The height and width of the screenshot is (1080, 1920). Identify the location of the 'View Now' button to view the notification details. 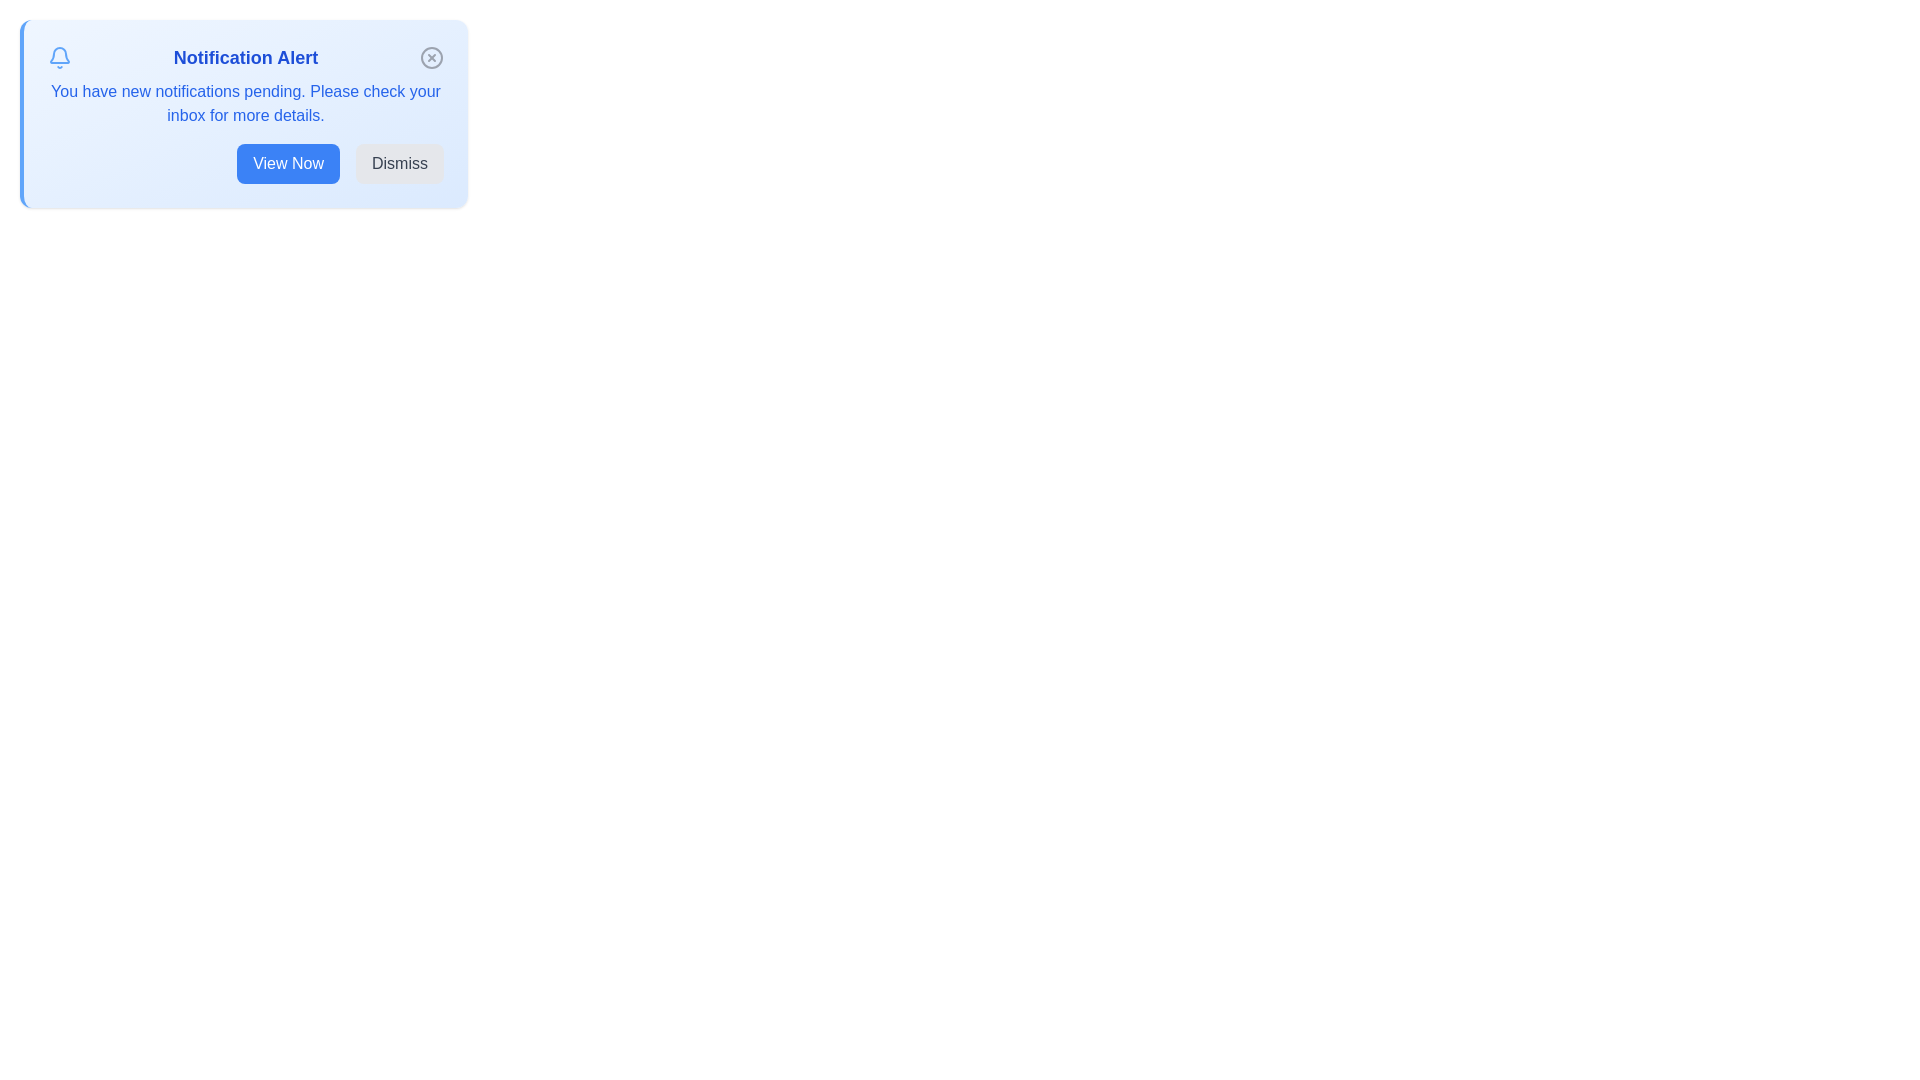
(287, 163).